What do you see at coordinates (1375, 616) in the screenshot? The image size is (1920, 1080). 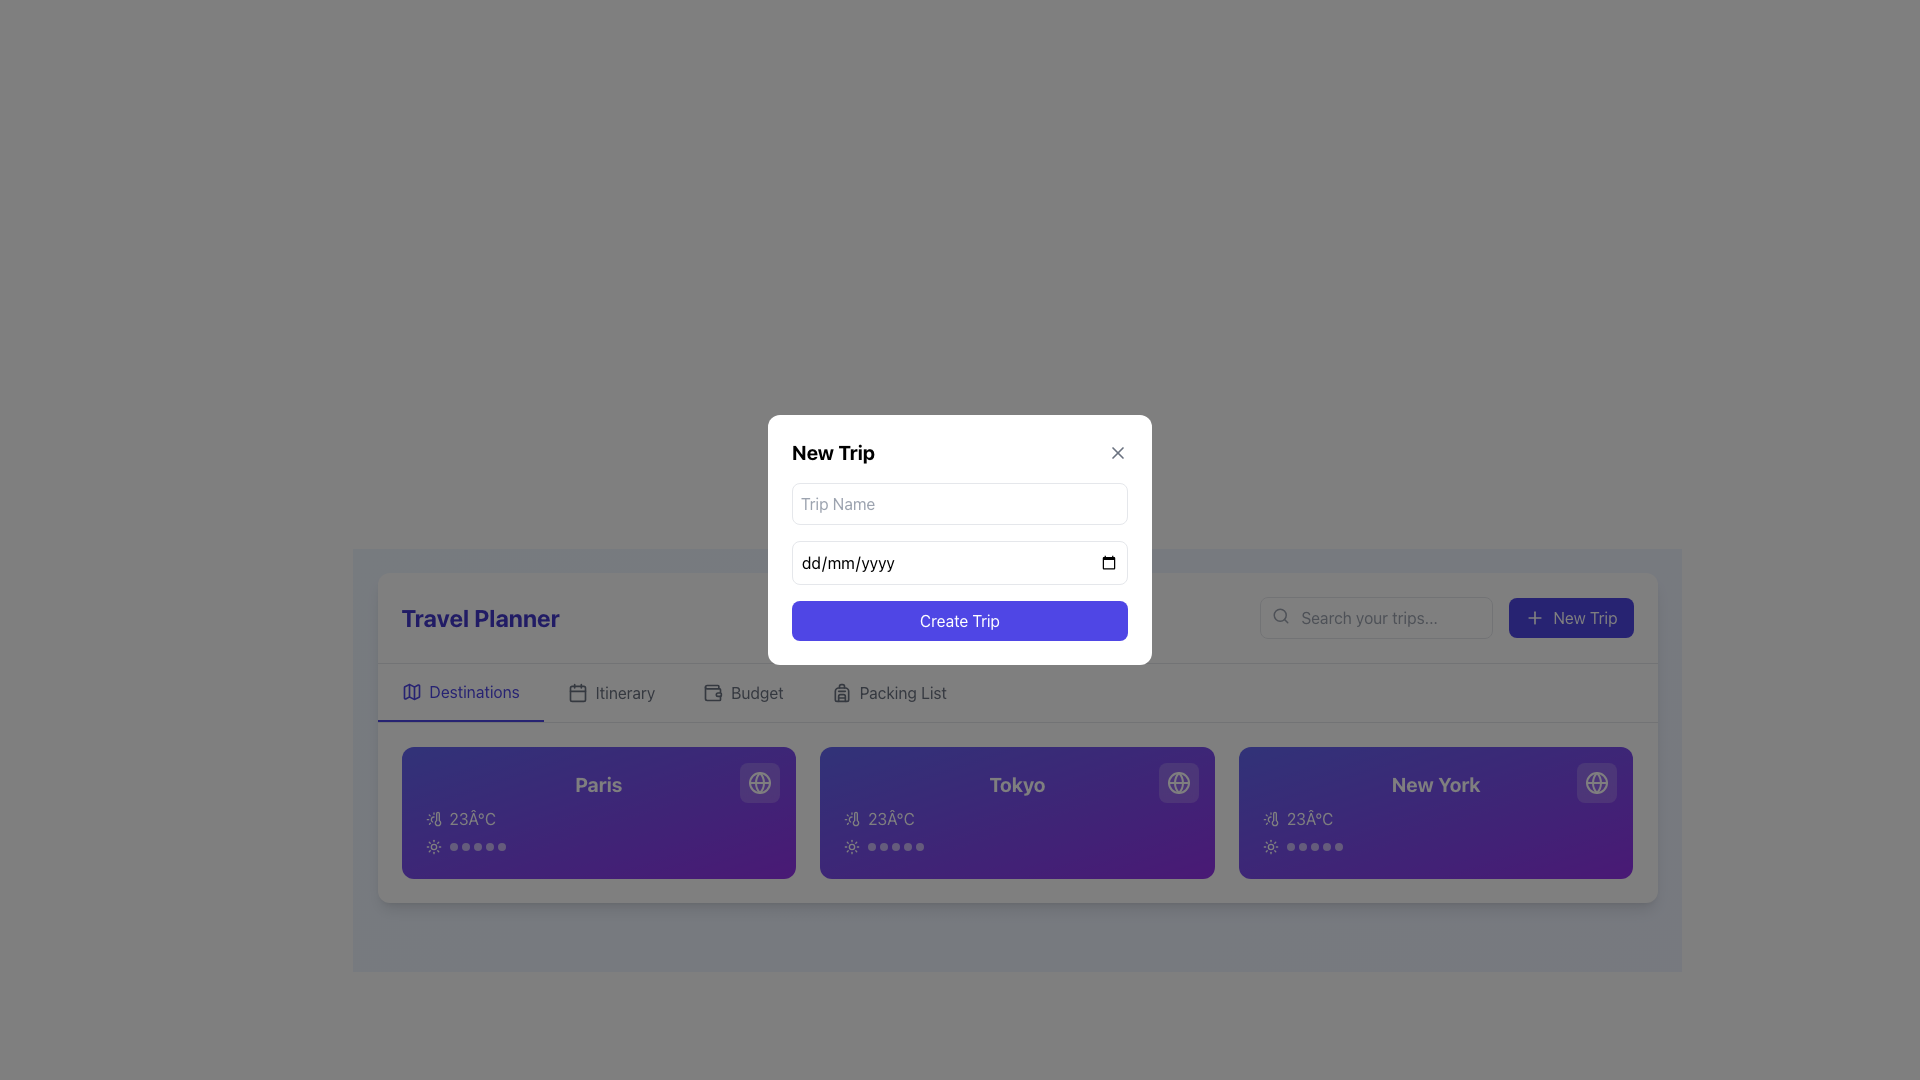 I see `to select the placeholder text 'Search your trips...' in the horizontal rectangular text input field that is styled with a border and has a gray search icon on the left` at bounding box center [1375, 616].